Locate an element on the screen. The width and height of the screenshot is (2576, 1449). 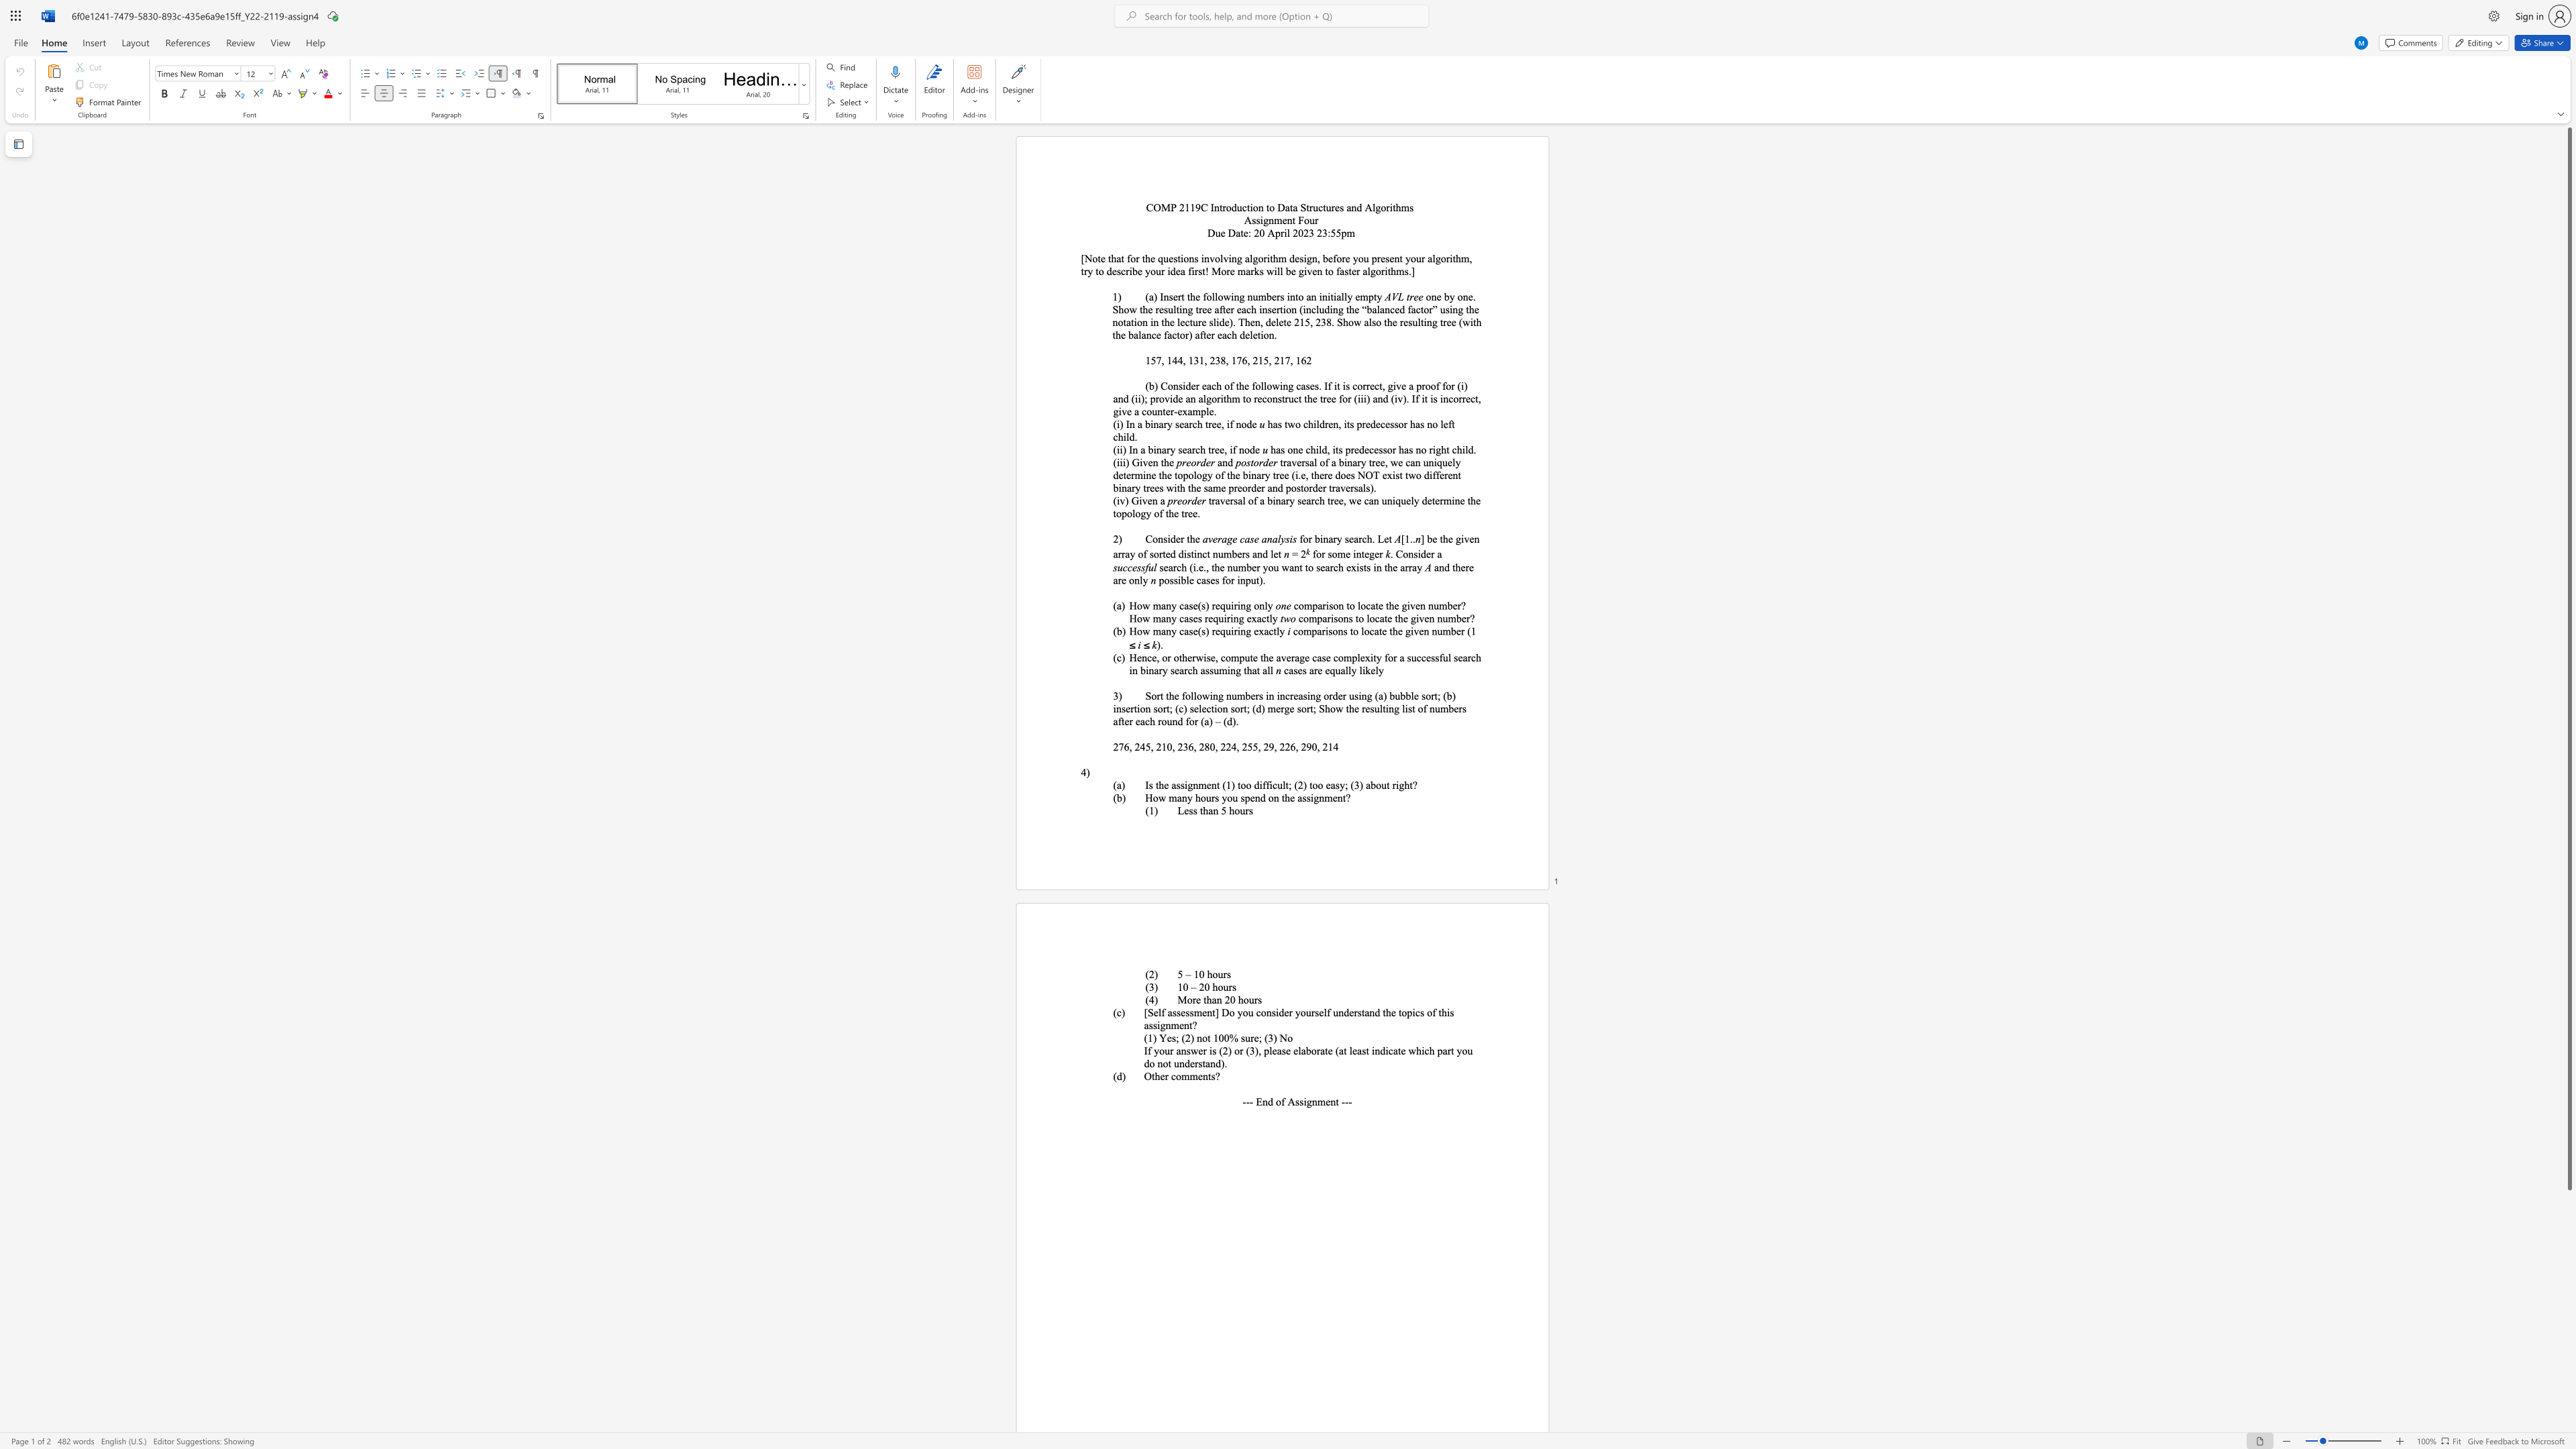
the 9th character "t" in the text is located at coordinates (1081, 271).